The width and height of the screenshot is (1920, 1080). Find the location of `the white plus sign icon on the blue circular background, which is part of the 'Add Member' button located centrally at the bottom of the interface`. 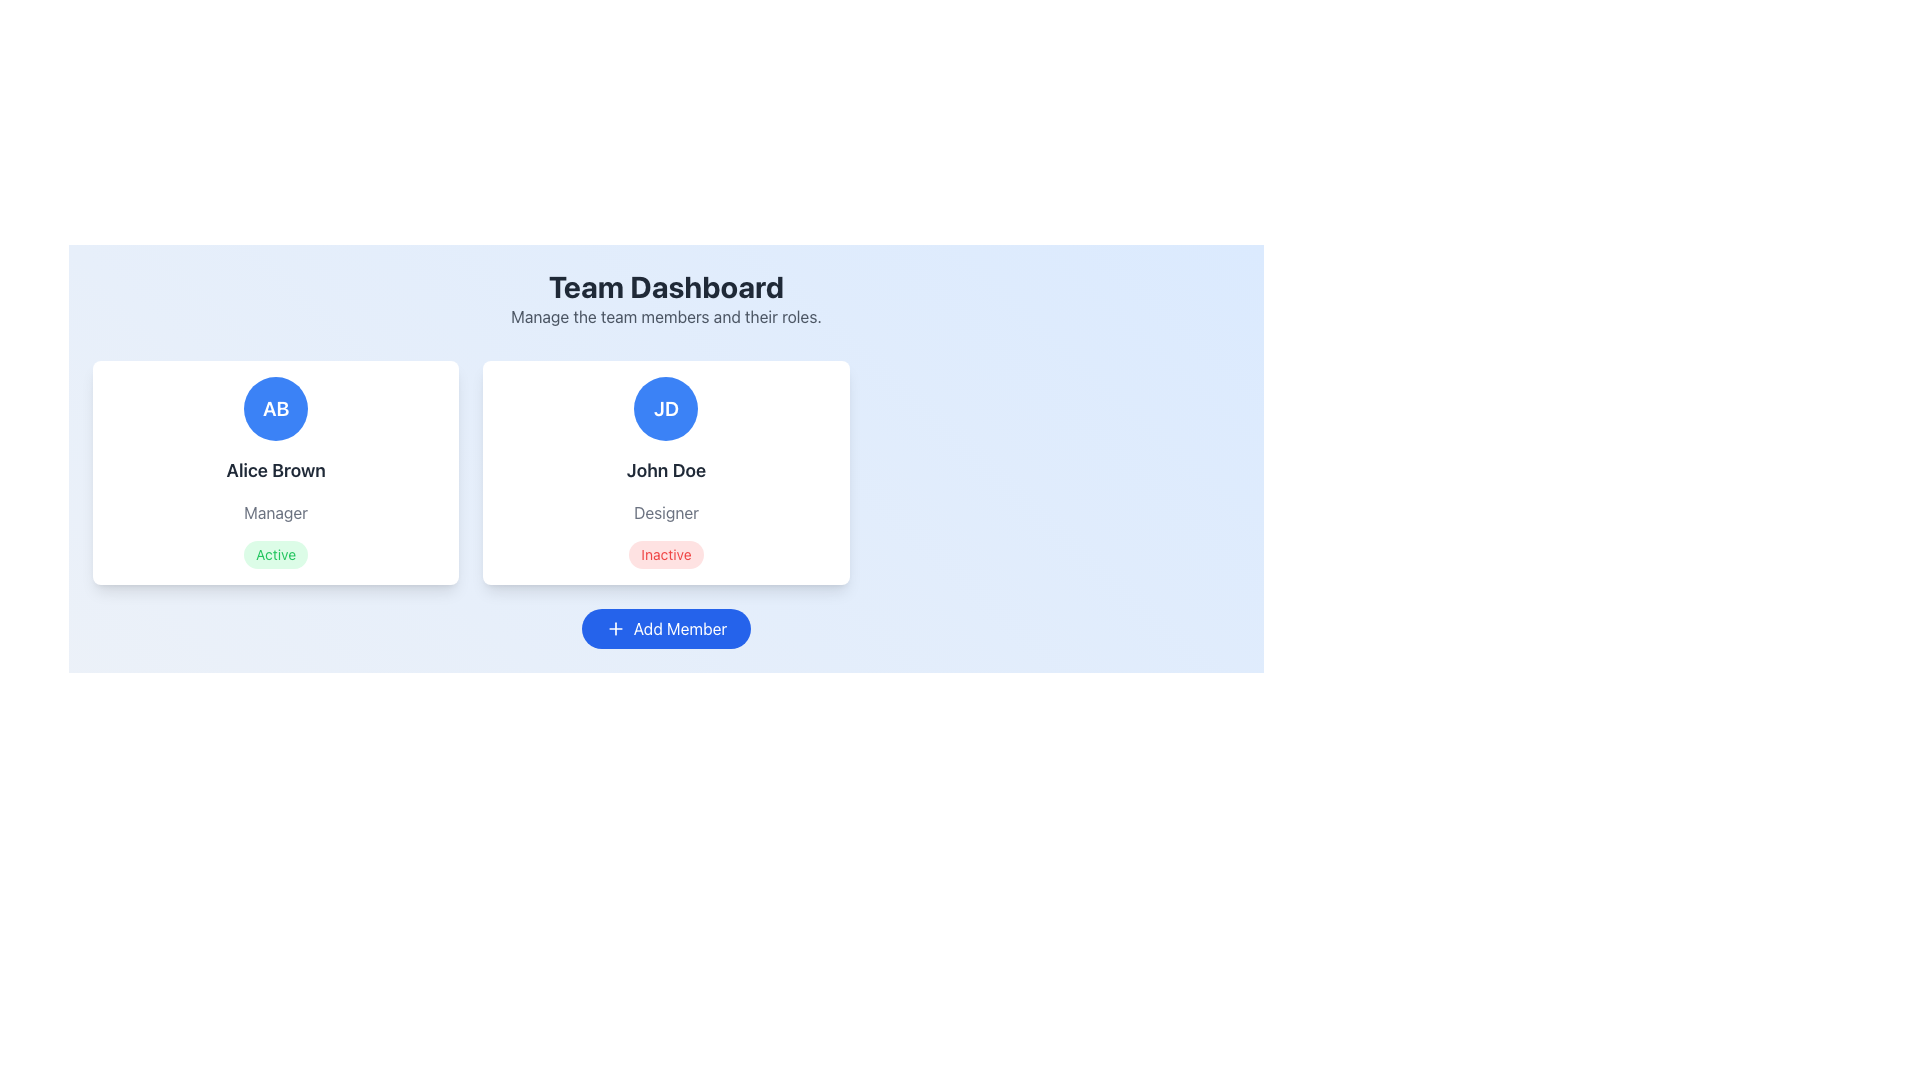

the white plus sign icon on the blue circular background, which is part of the 'Add Member' button located centrally at the bottom of the interface is located at coordinates (614, 627).